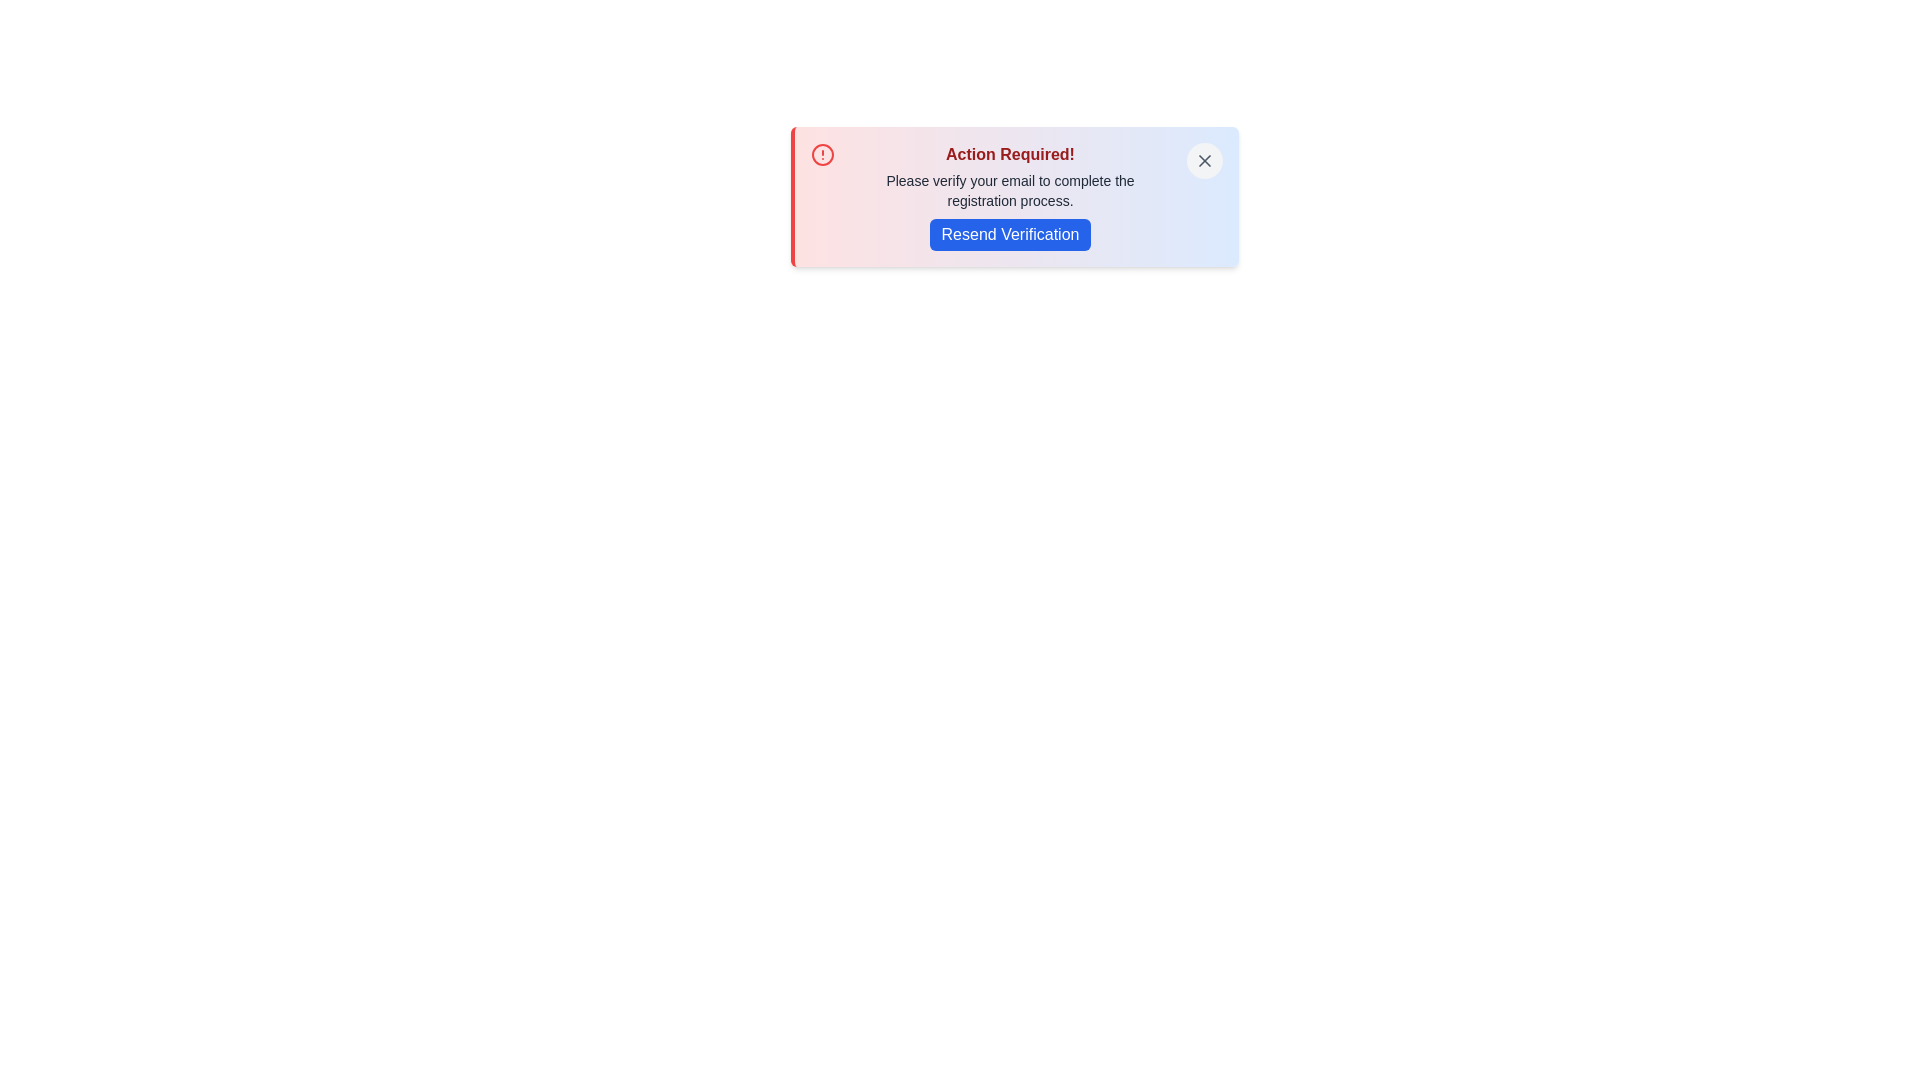 The width and height of the screenshot is (1920, 1080). Describe the element at coordinates (822, 153) in the screenshot. I see `the alert icon to interact with it visually` at that location.